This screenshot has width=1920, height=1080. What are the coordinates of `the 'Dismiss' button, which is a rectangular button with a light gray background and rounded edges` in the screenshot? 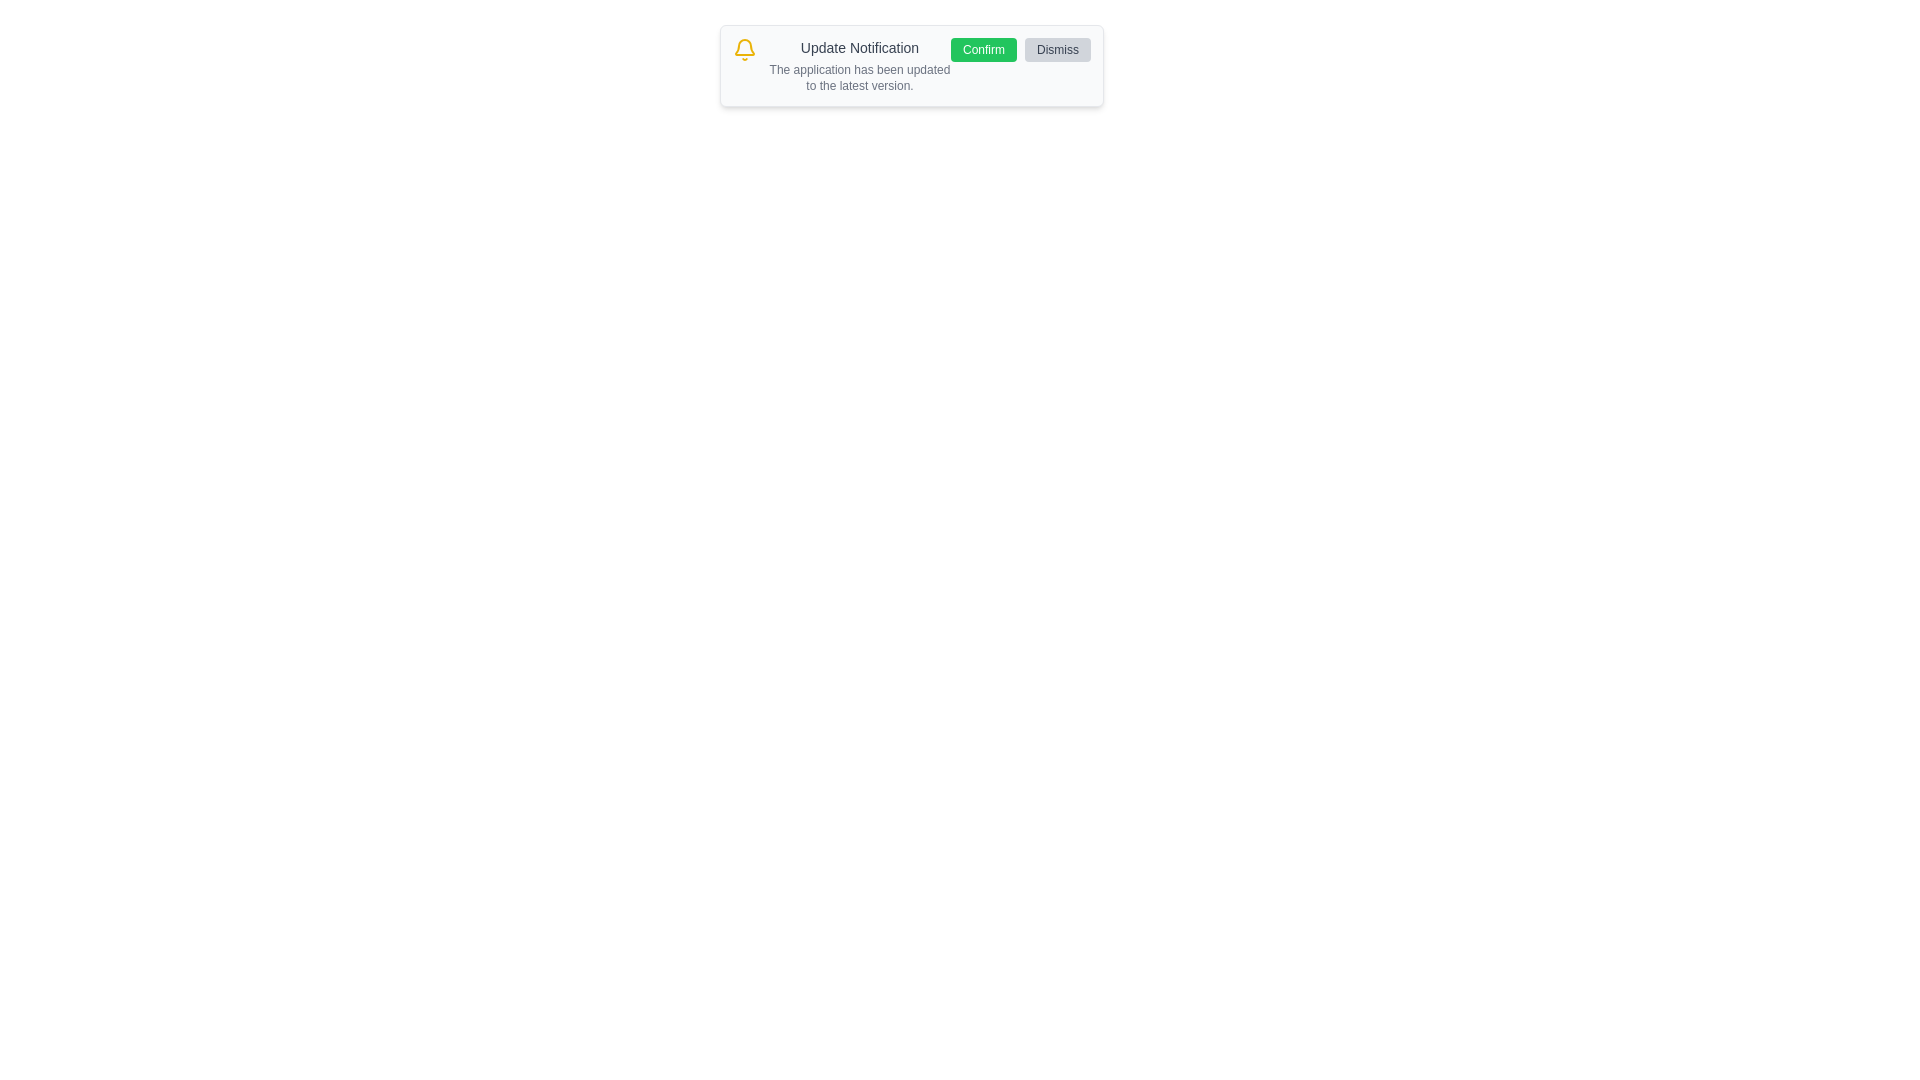 It's located at (1056, 49).